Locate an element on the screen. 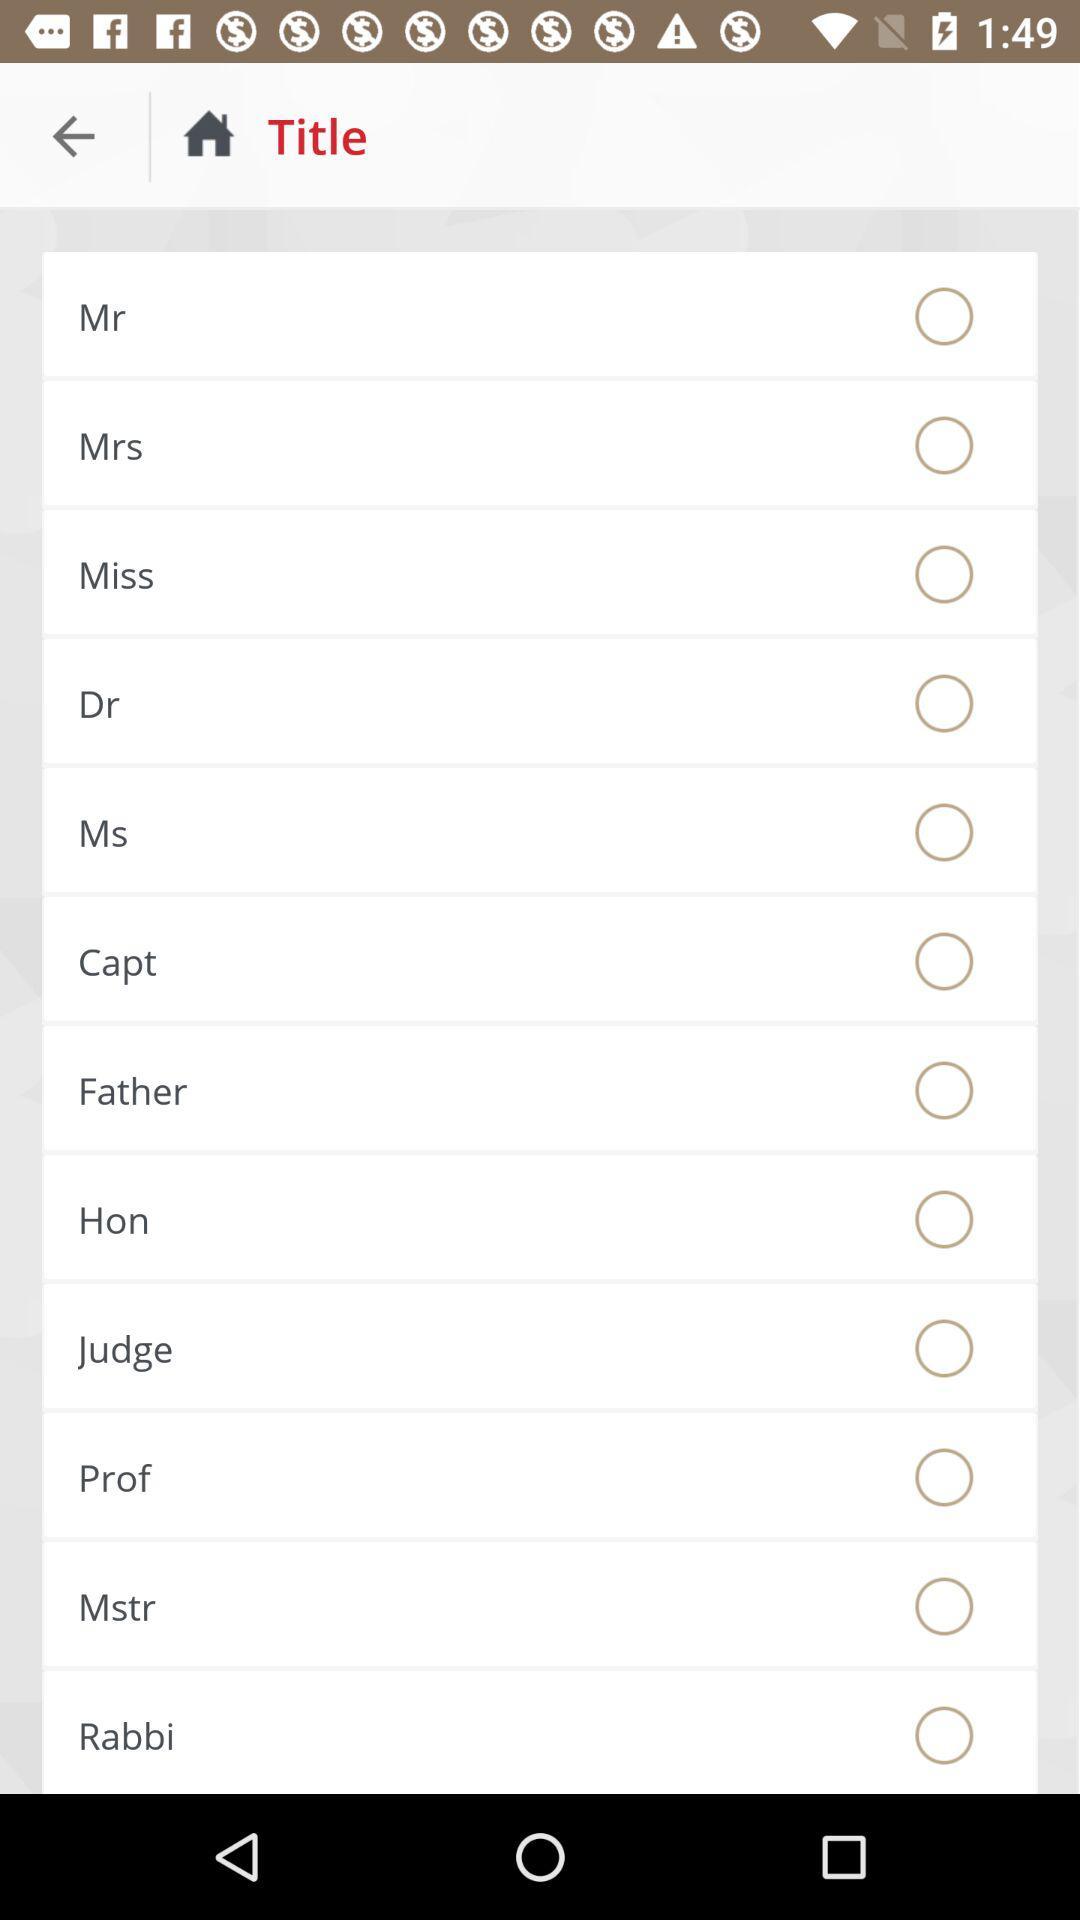 The height and width of the screenshot is (1920, 1080). choose this option is located at coordinates (944, 832).